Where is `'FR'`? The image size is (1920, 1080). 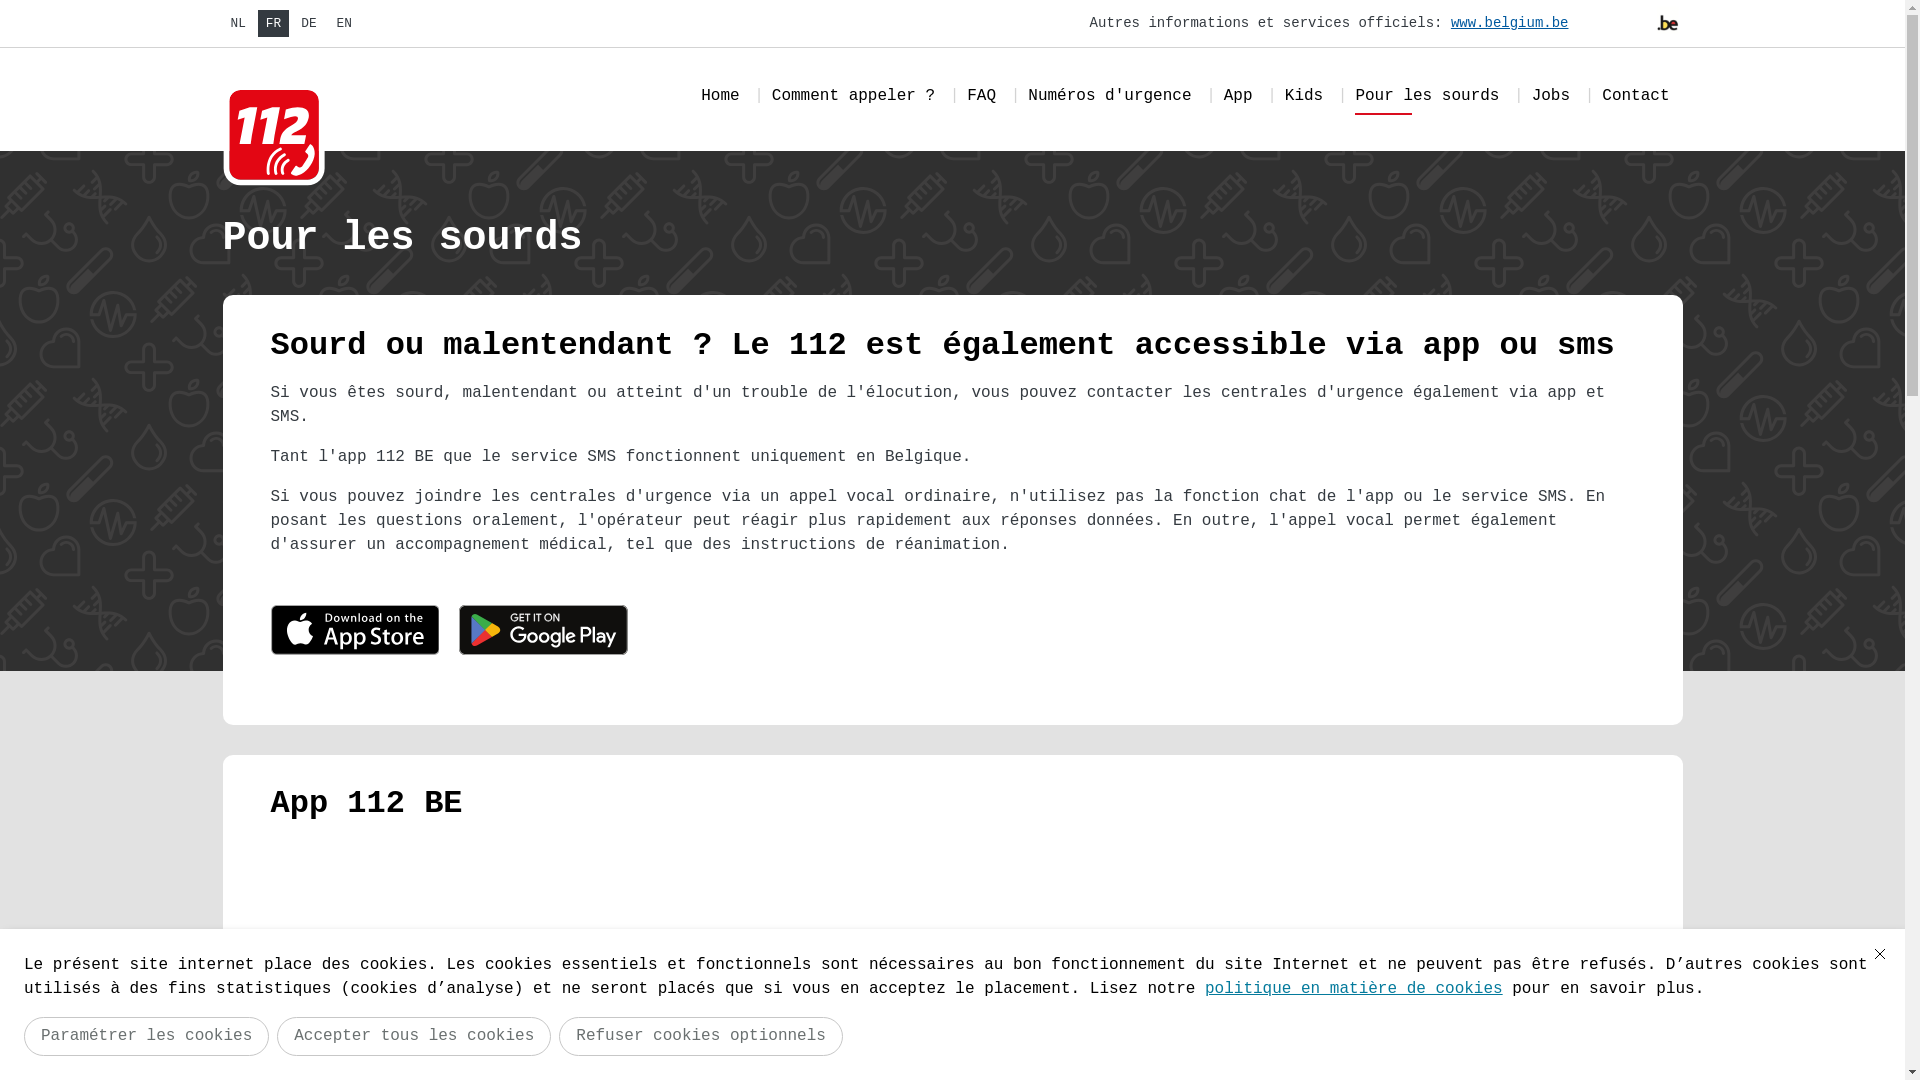 'FR' is located at coordinates (272, 23).